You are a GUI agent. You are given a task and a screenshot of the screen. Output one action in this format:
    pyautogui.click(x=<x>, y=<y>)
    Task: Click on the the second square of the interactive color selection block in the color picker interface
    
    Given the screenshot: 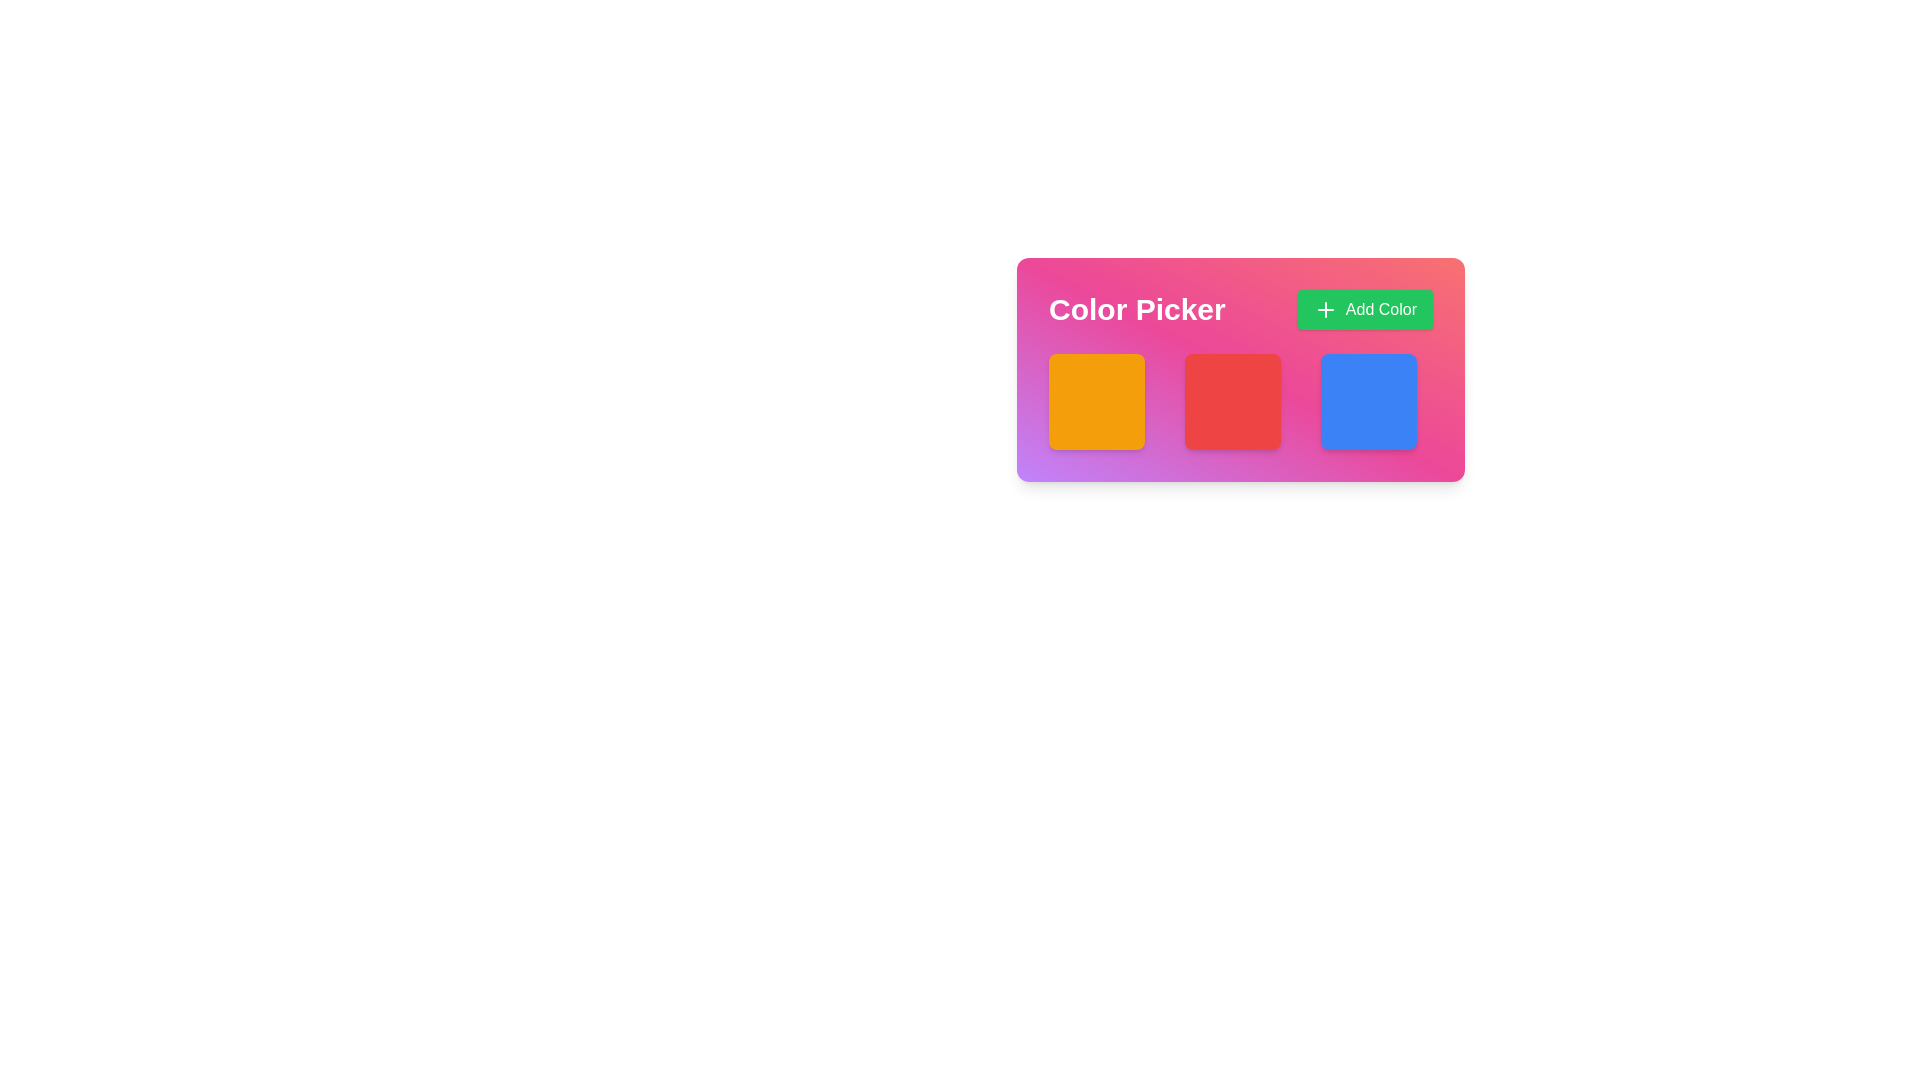 What is the action you would take?
    pyautogui.click(x=1240, y=401)
    